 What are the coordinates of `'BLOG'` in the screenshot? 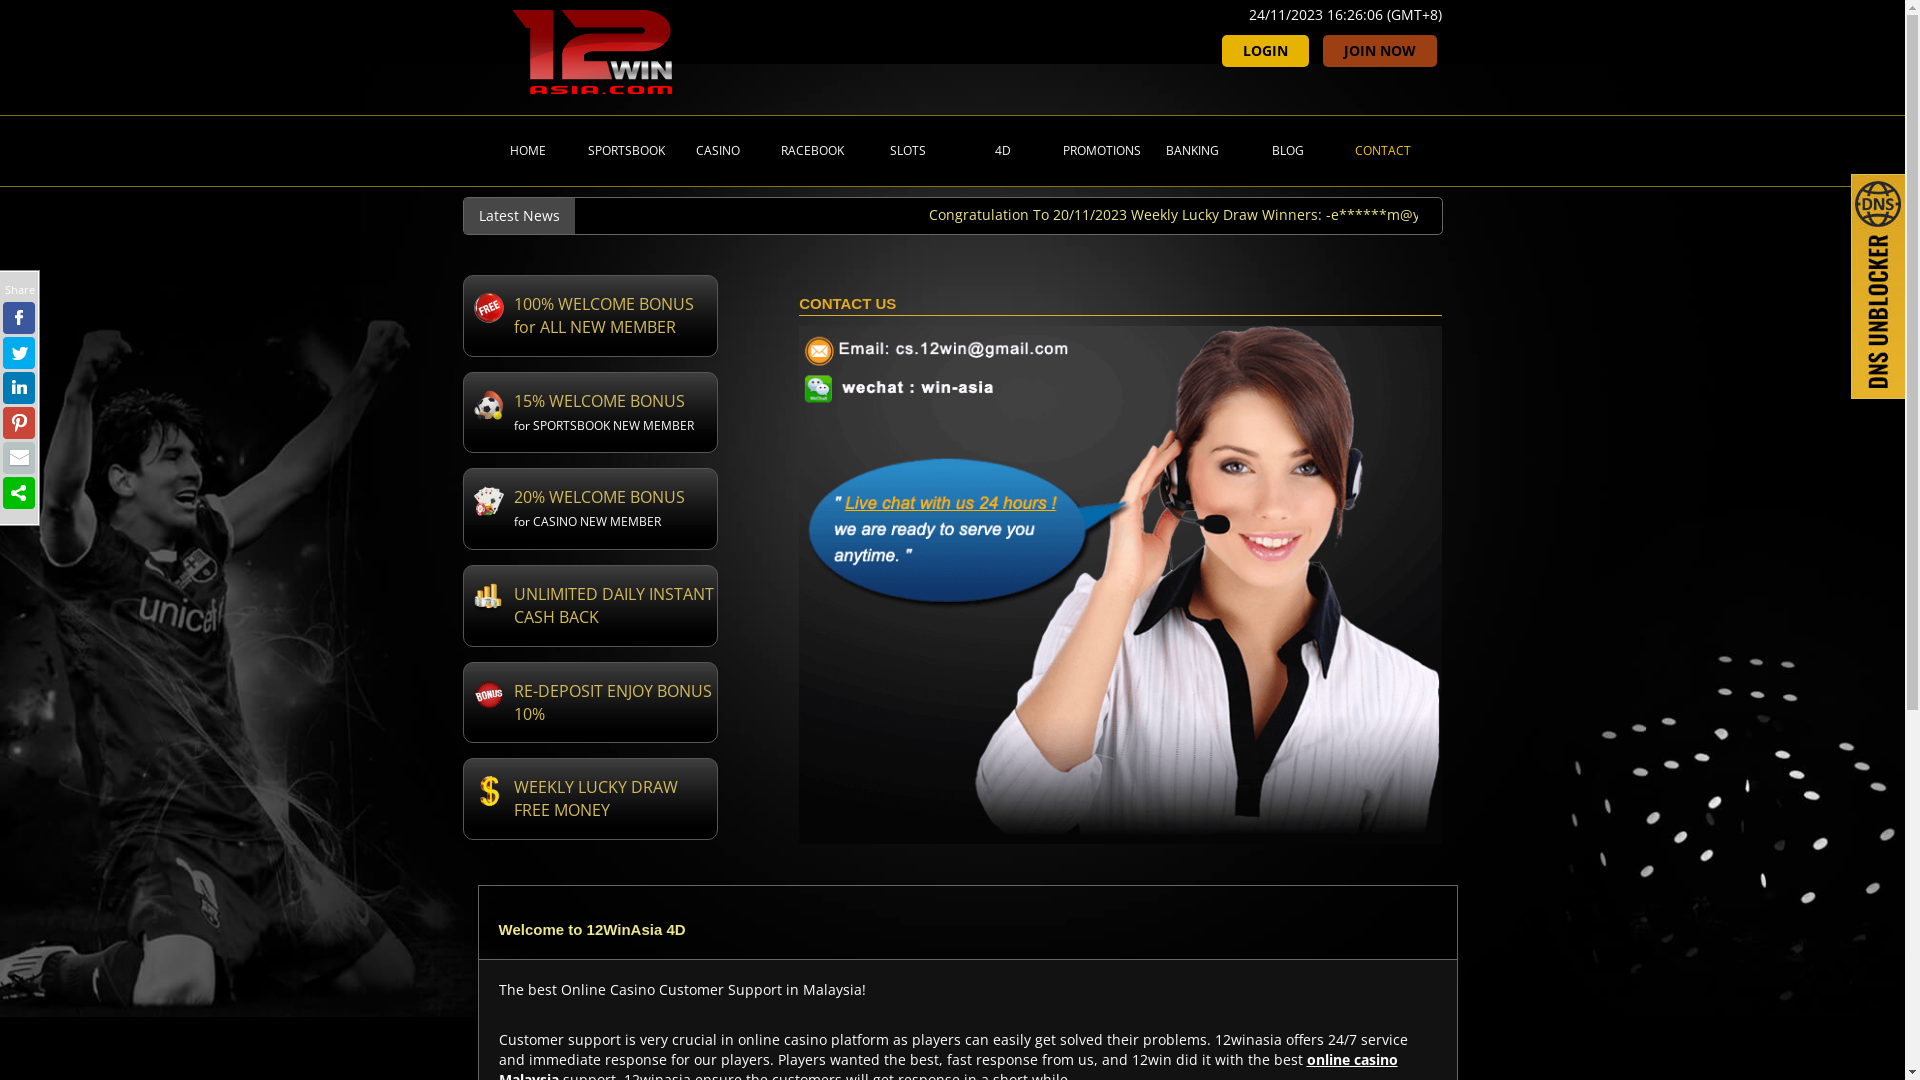 It's located at (1285, 149).